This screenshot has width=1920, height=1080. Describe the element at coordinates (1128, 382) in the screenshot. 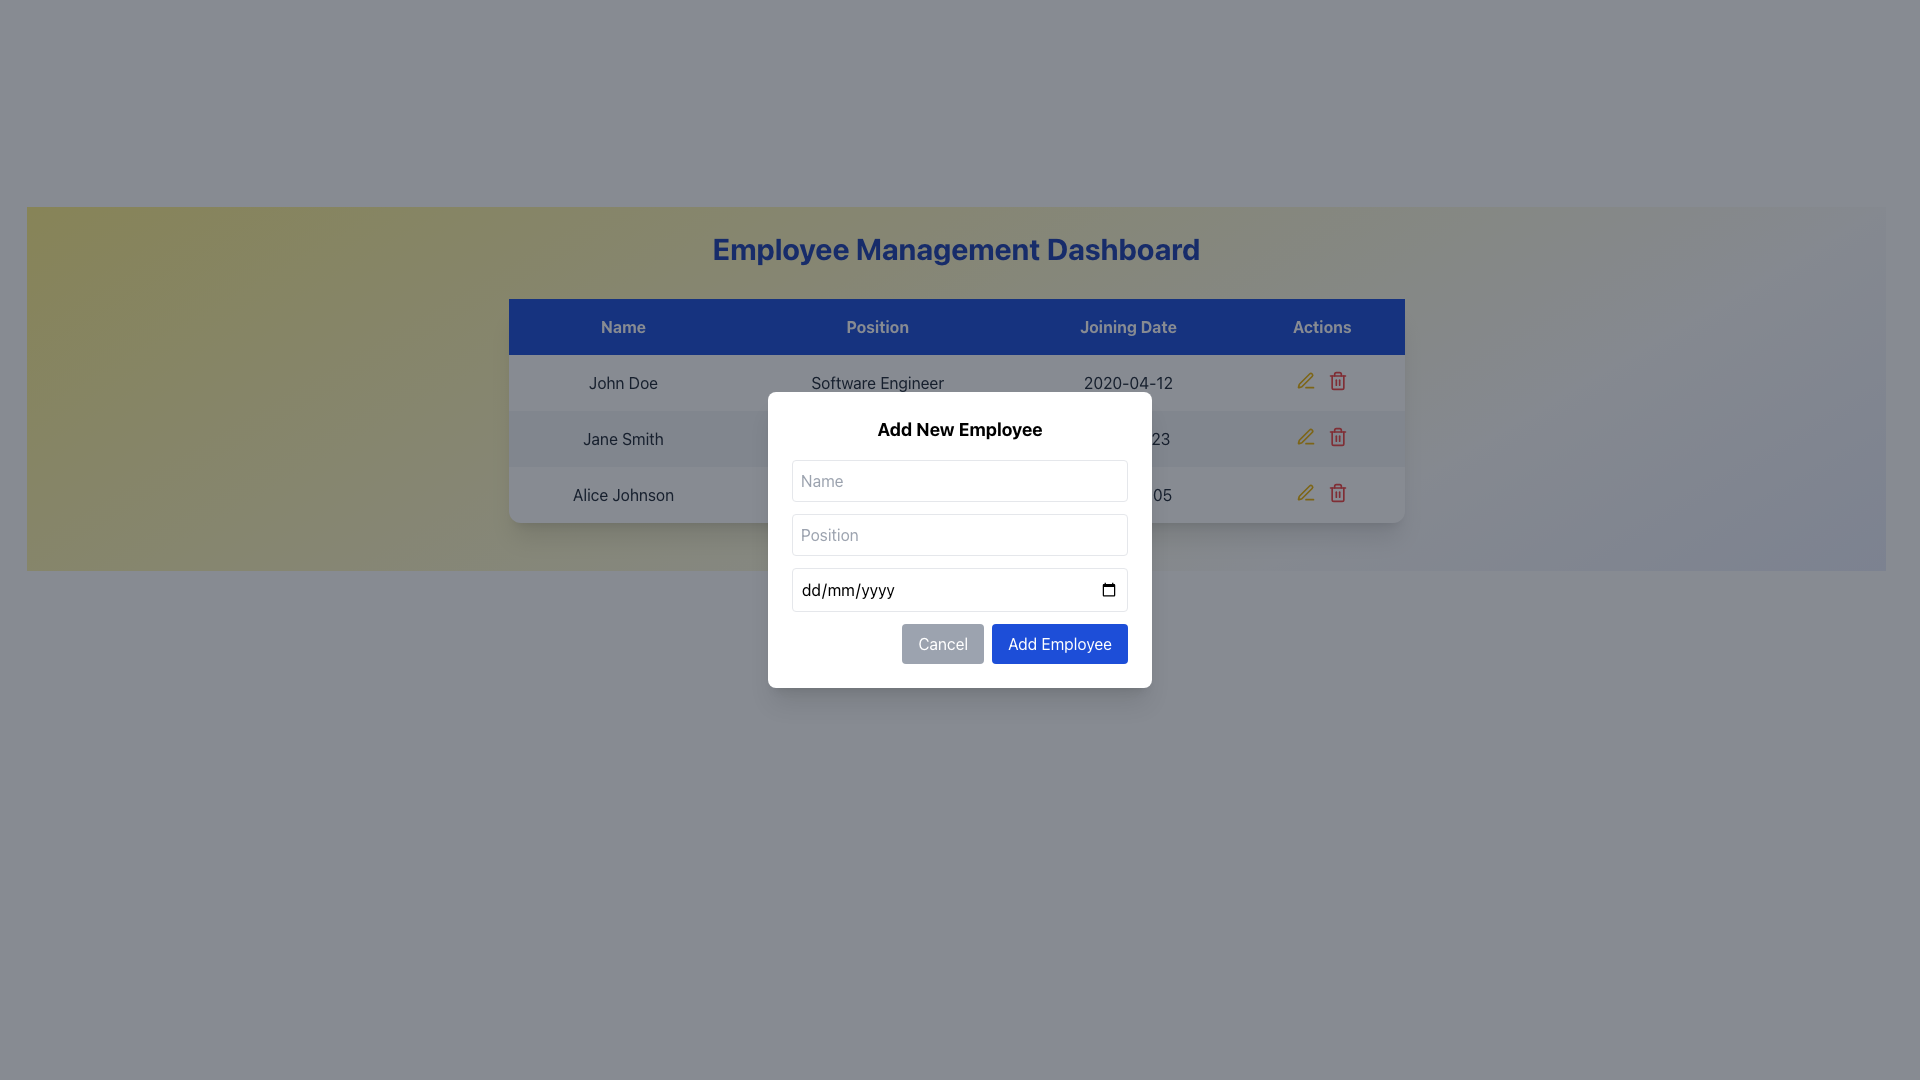

I see `the text displaying the date '2020-04-12' in the 'Joining Date' column of the employee management table` at that location.